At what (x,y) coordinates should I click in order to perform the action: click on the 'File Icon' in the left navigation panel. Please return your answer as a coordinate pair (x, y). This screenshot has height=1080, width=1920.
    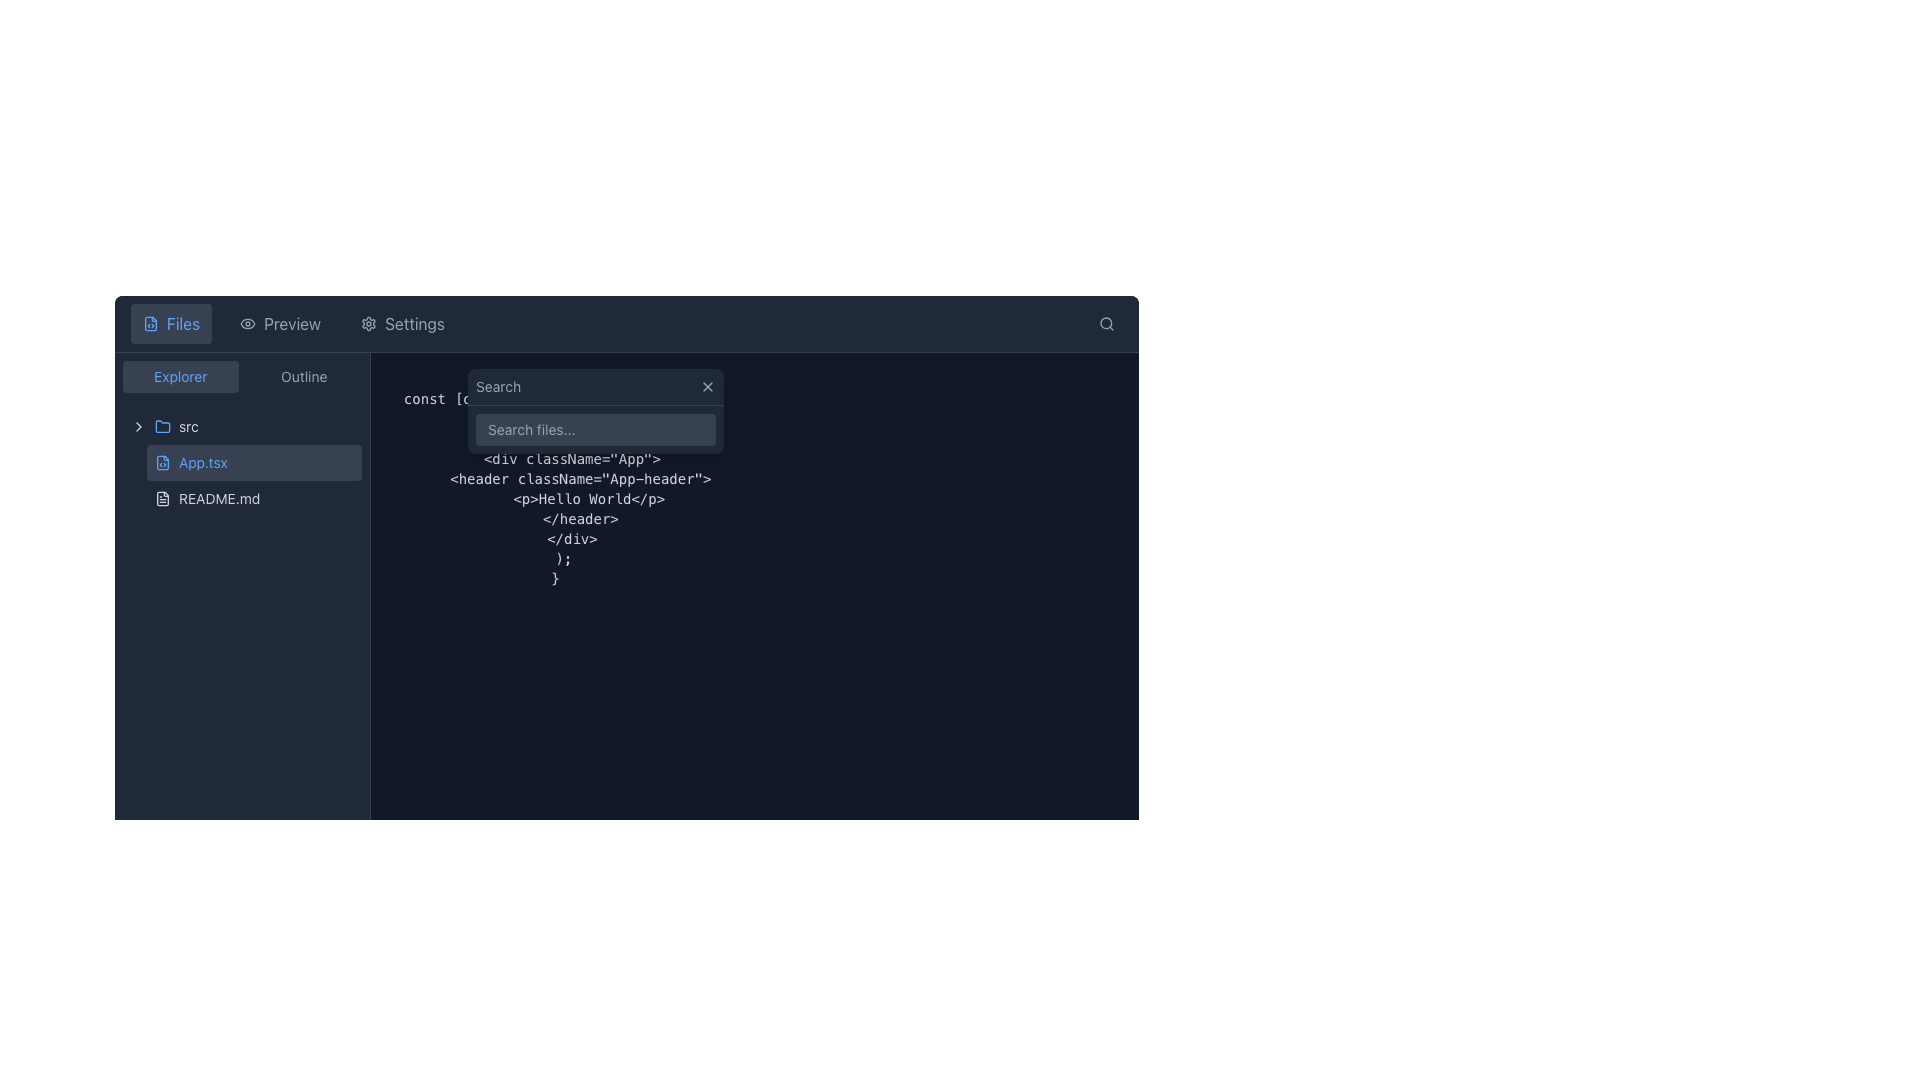
    Looking at the image, I should click on (149, 323).